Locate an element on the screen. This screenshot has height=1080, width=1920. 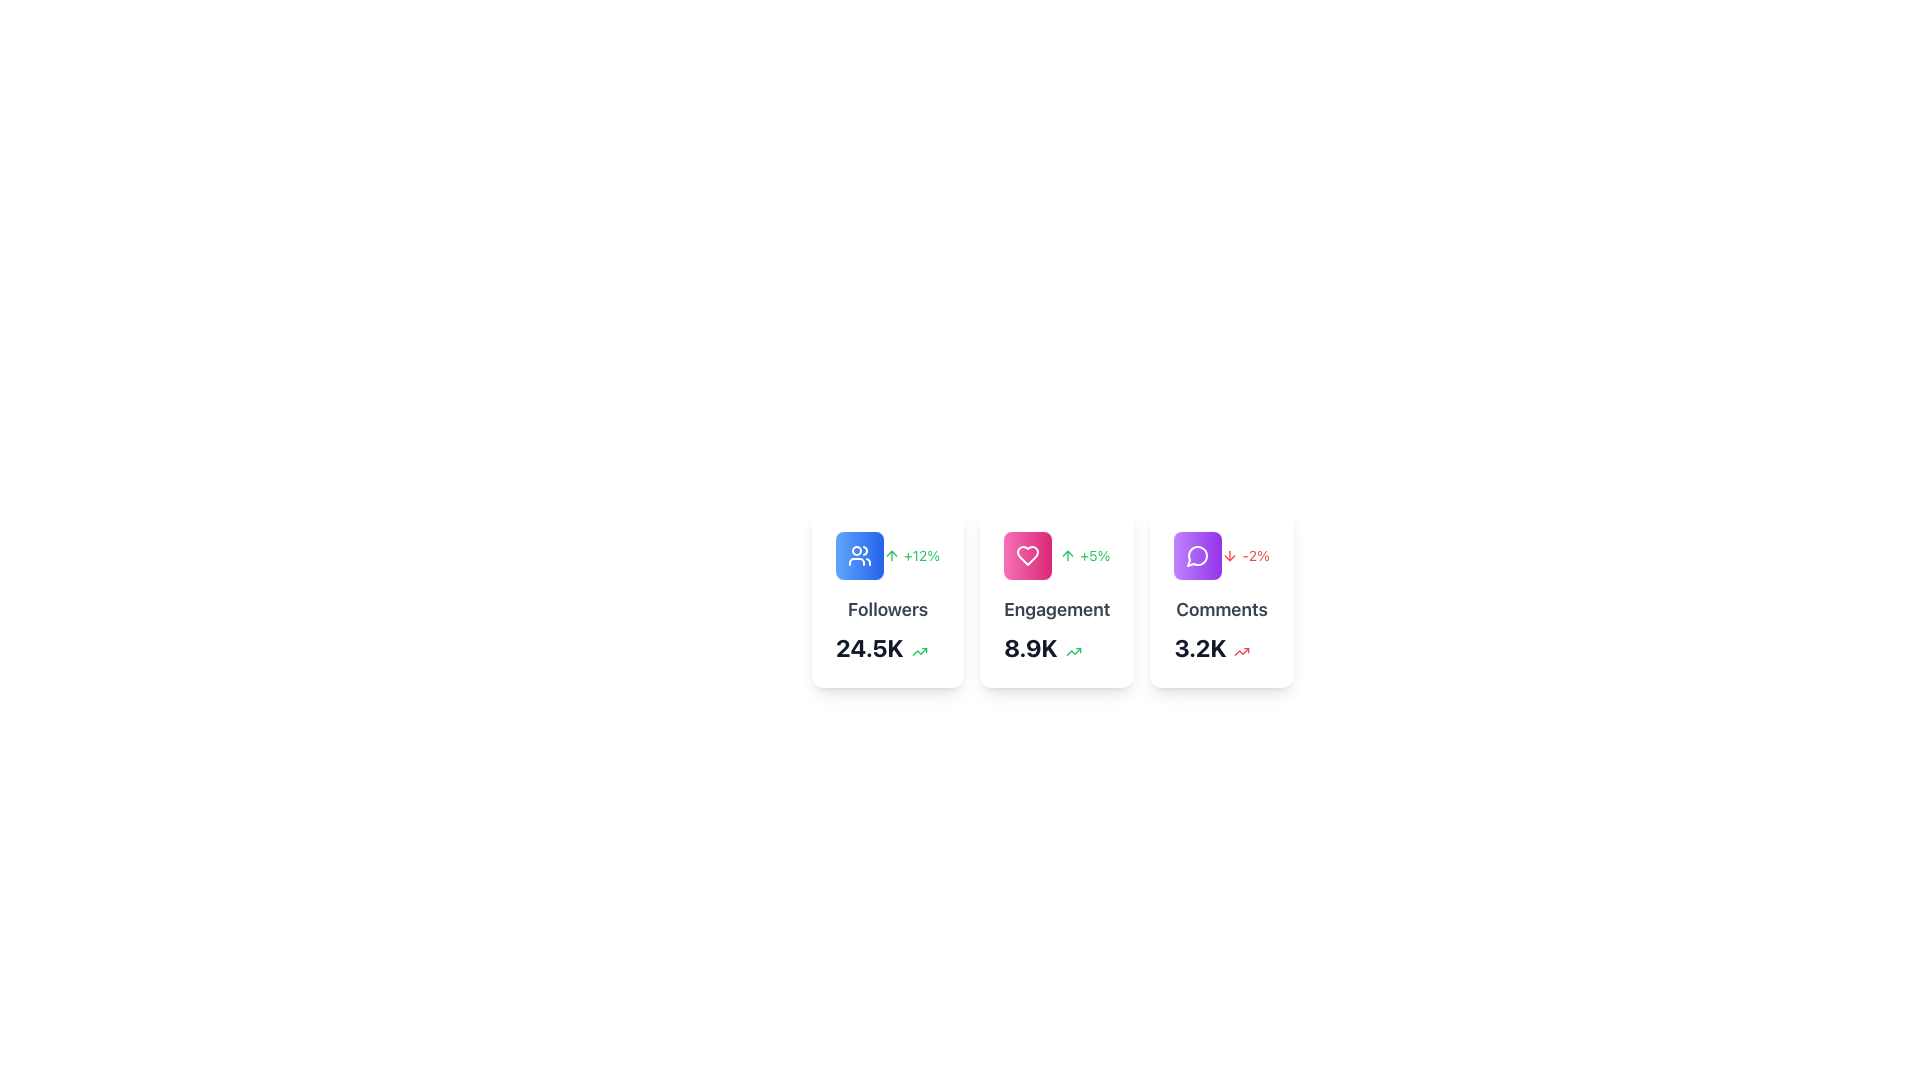
the text label displaying a percentage value (+5%) indicating positive growth in engagement metrics, located in the second column of the metrics cards, near the top-right of the 'Engagement' card is located at coordinates (1094, 555).